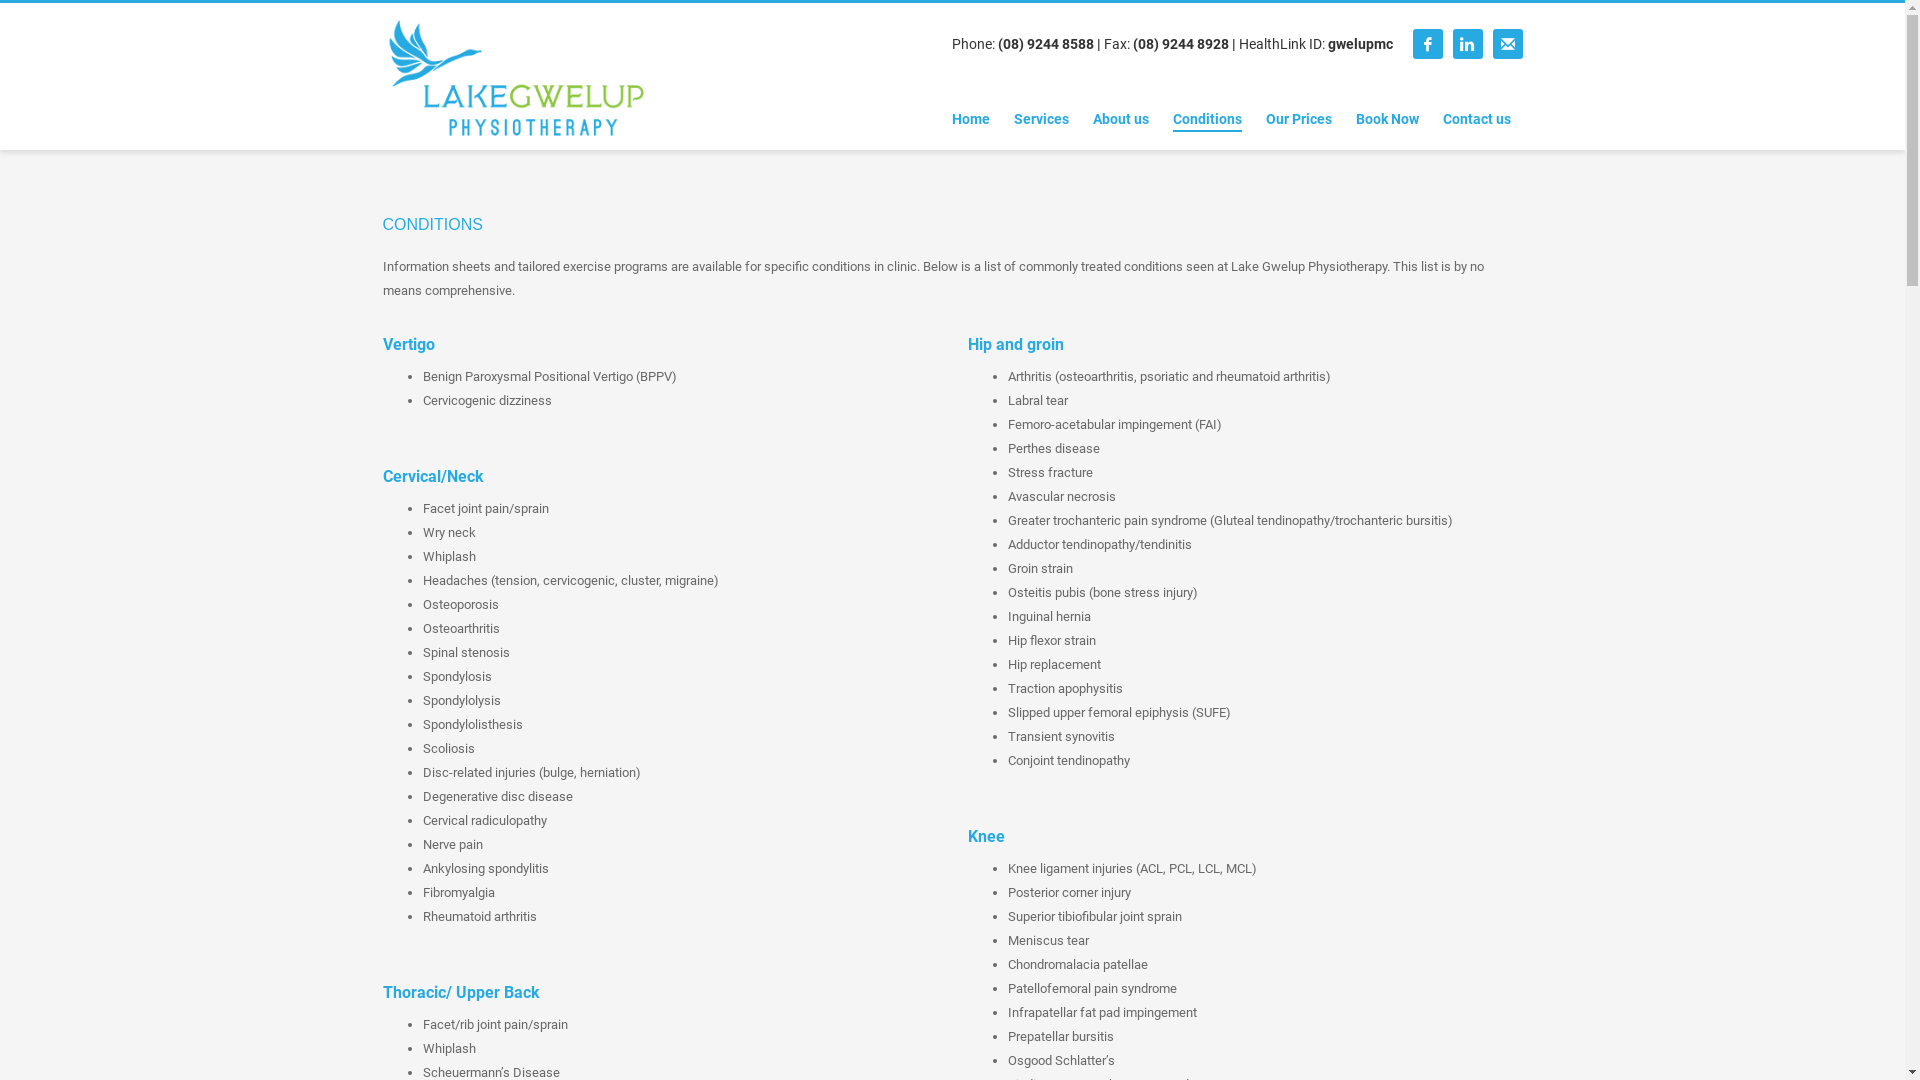 This screenshot has height=1080, width=1920. I want to click on 'Book Now', so click(1386, 119).